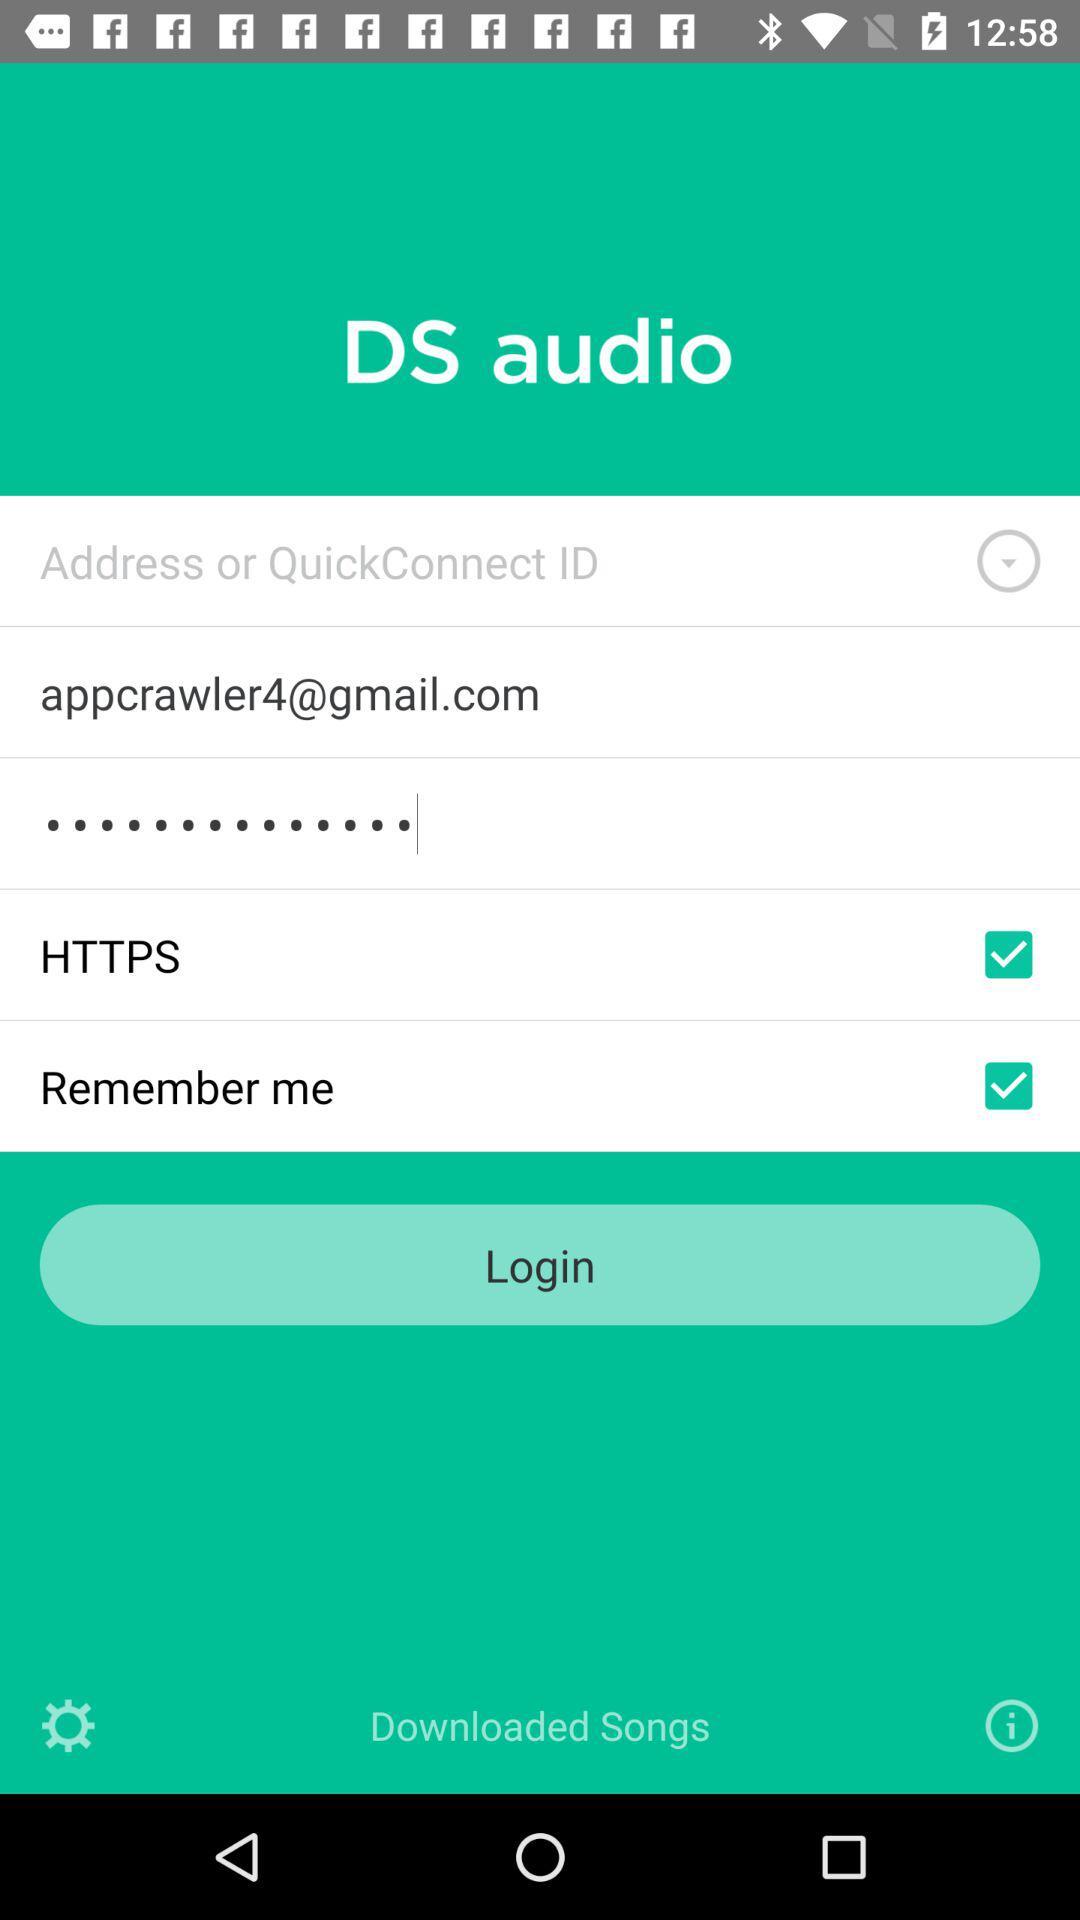 This screenshot has width=1080, height=1920. Describe the element at coordinates (1008, 1084) in the screenshot. I see `remember update` at that location.